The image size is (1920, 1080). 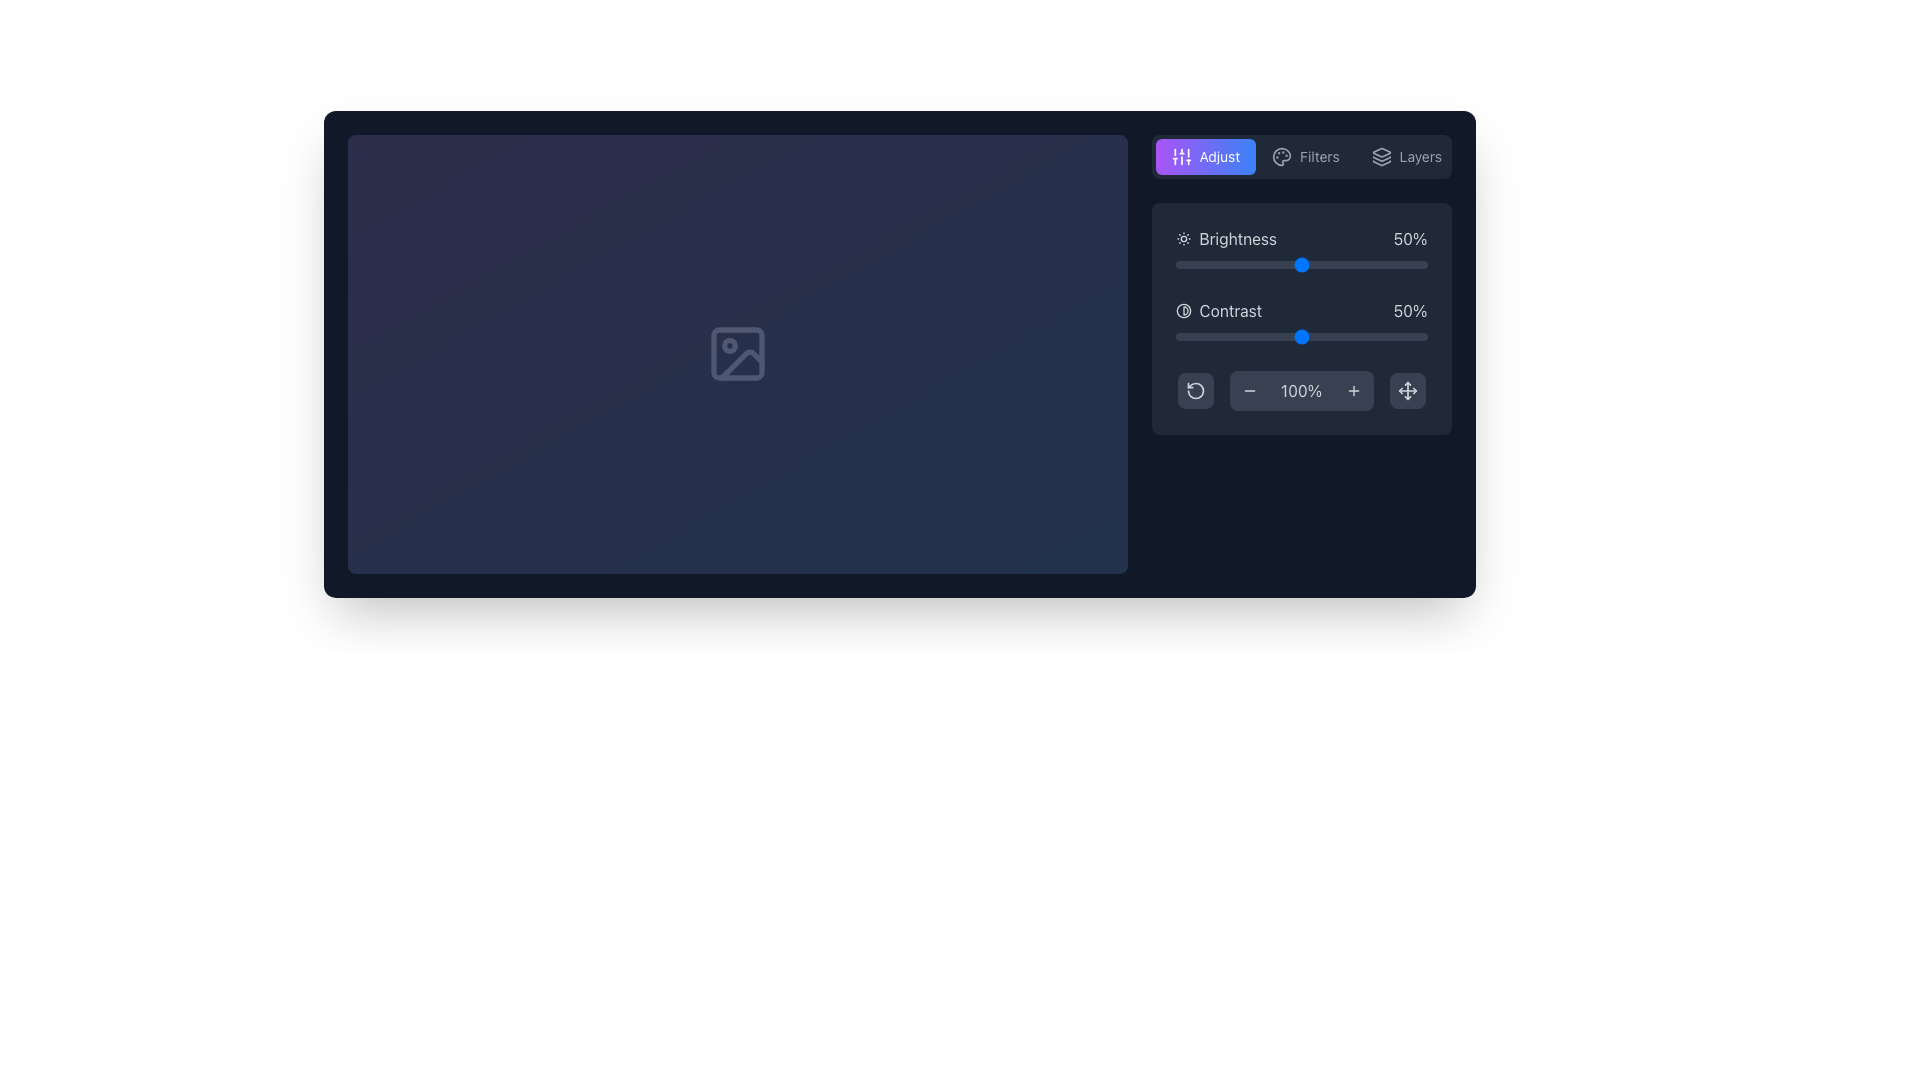 I want to click on the static text label displaying '100%' in gray color, centrally located in the controls section at the bottom-right corner of the dark-themed panel, so click(x=1301, y=390).